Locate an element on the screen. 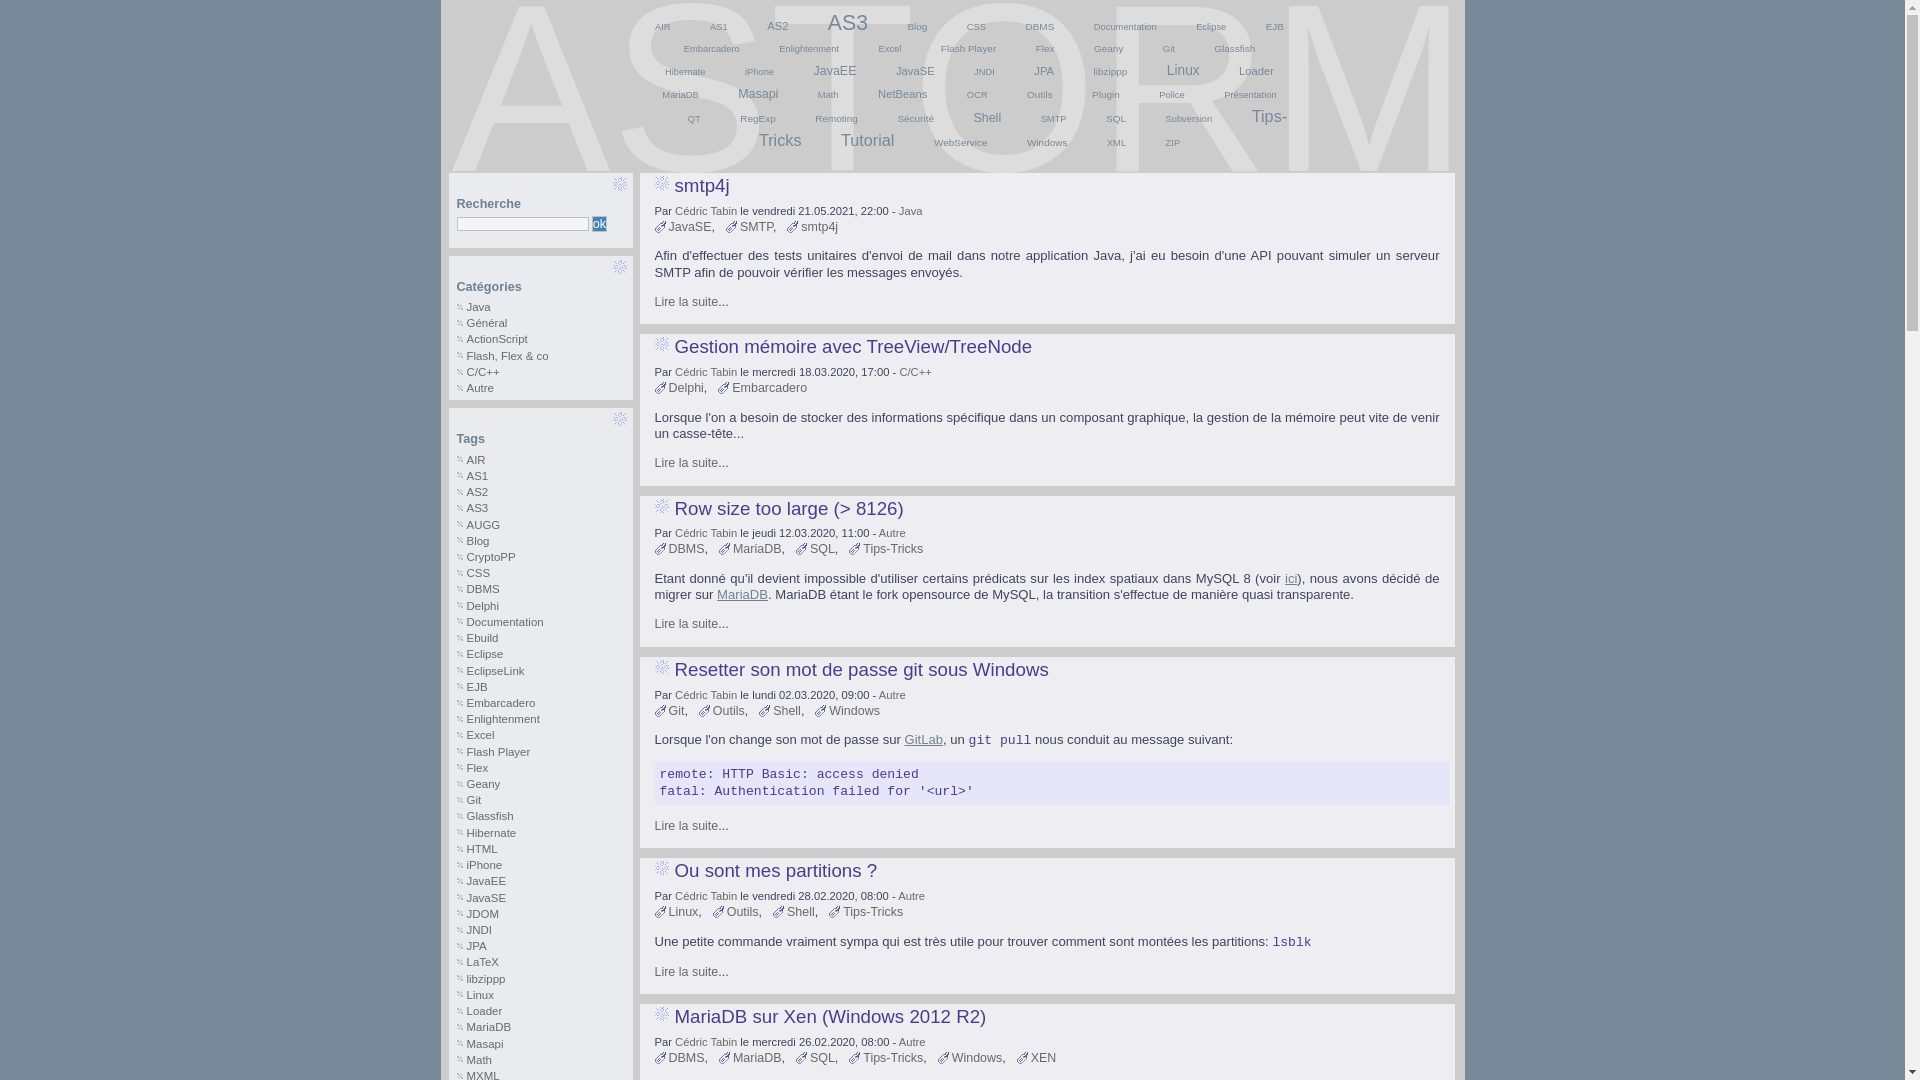  'Masapi' is located at coordinates (757, 93).